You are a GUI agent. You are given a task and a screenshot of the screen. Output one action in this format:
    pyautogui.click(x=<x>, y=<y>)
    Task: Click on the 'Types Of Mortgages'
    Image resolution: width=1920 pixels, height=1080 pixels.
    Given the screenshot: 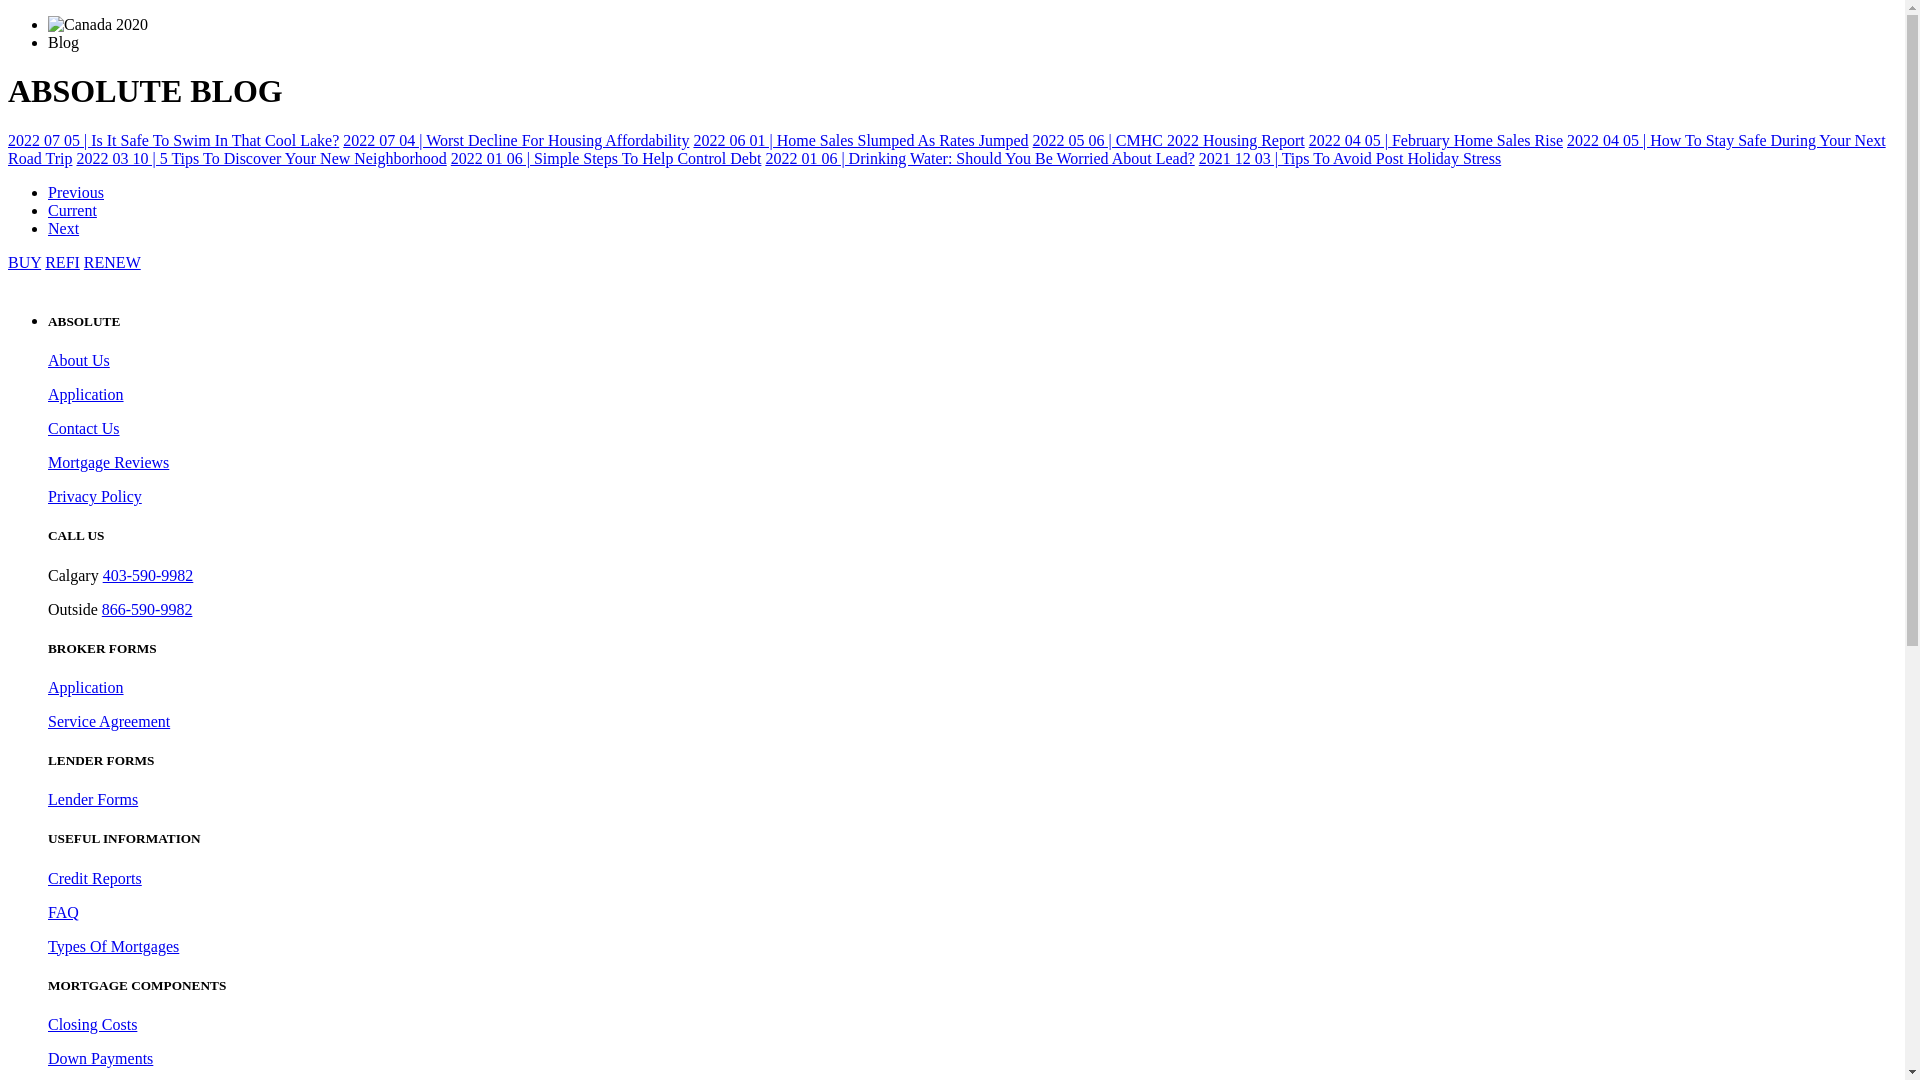 What is the action you would take?
    pyautogui.click(x=112, y=945)
    